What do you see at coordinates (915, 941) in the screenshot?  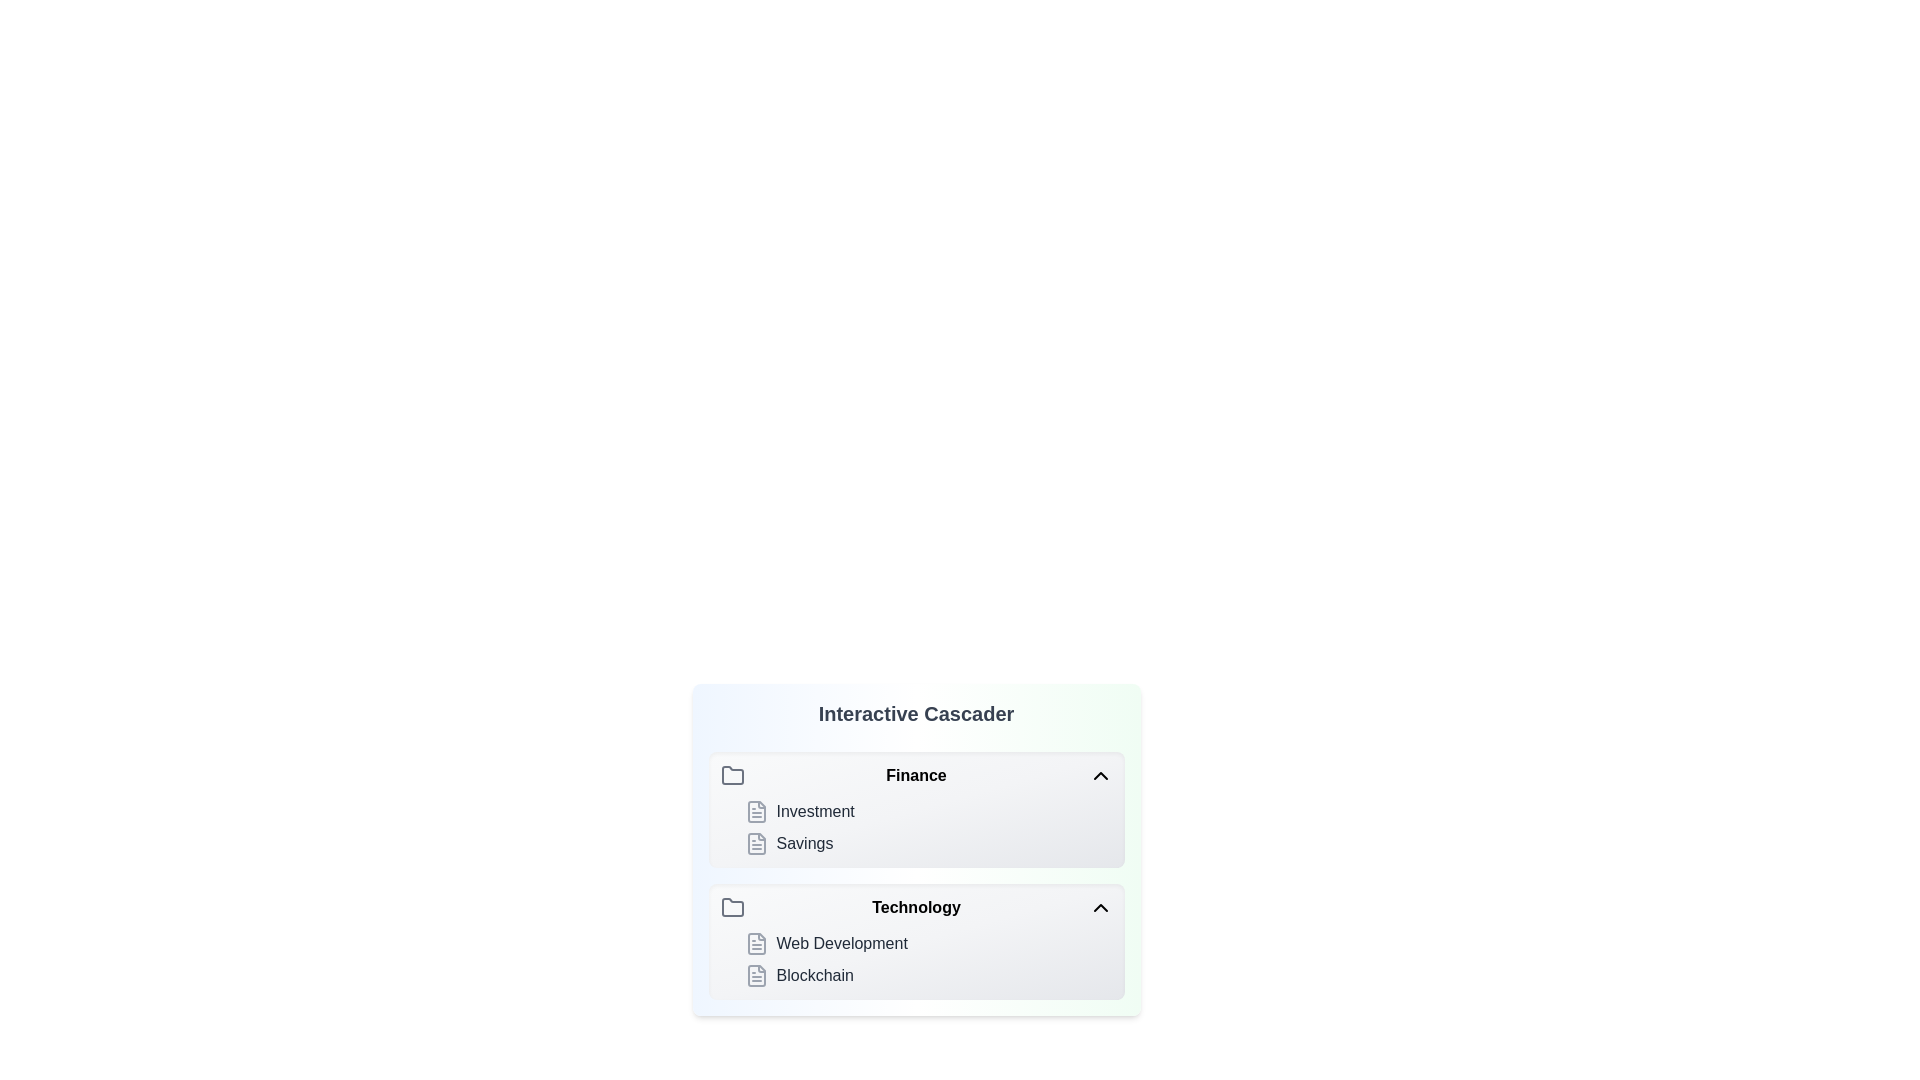 I see `the sub-option 'Web Development' located under the 'Technology' expandable section, which categorizes related items` at bounding box center [915, 941].